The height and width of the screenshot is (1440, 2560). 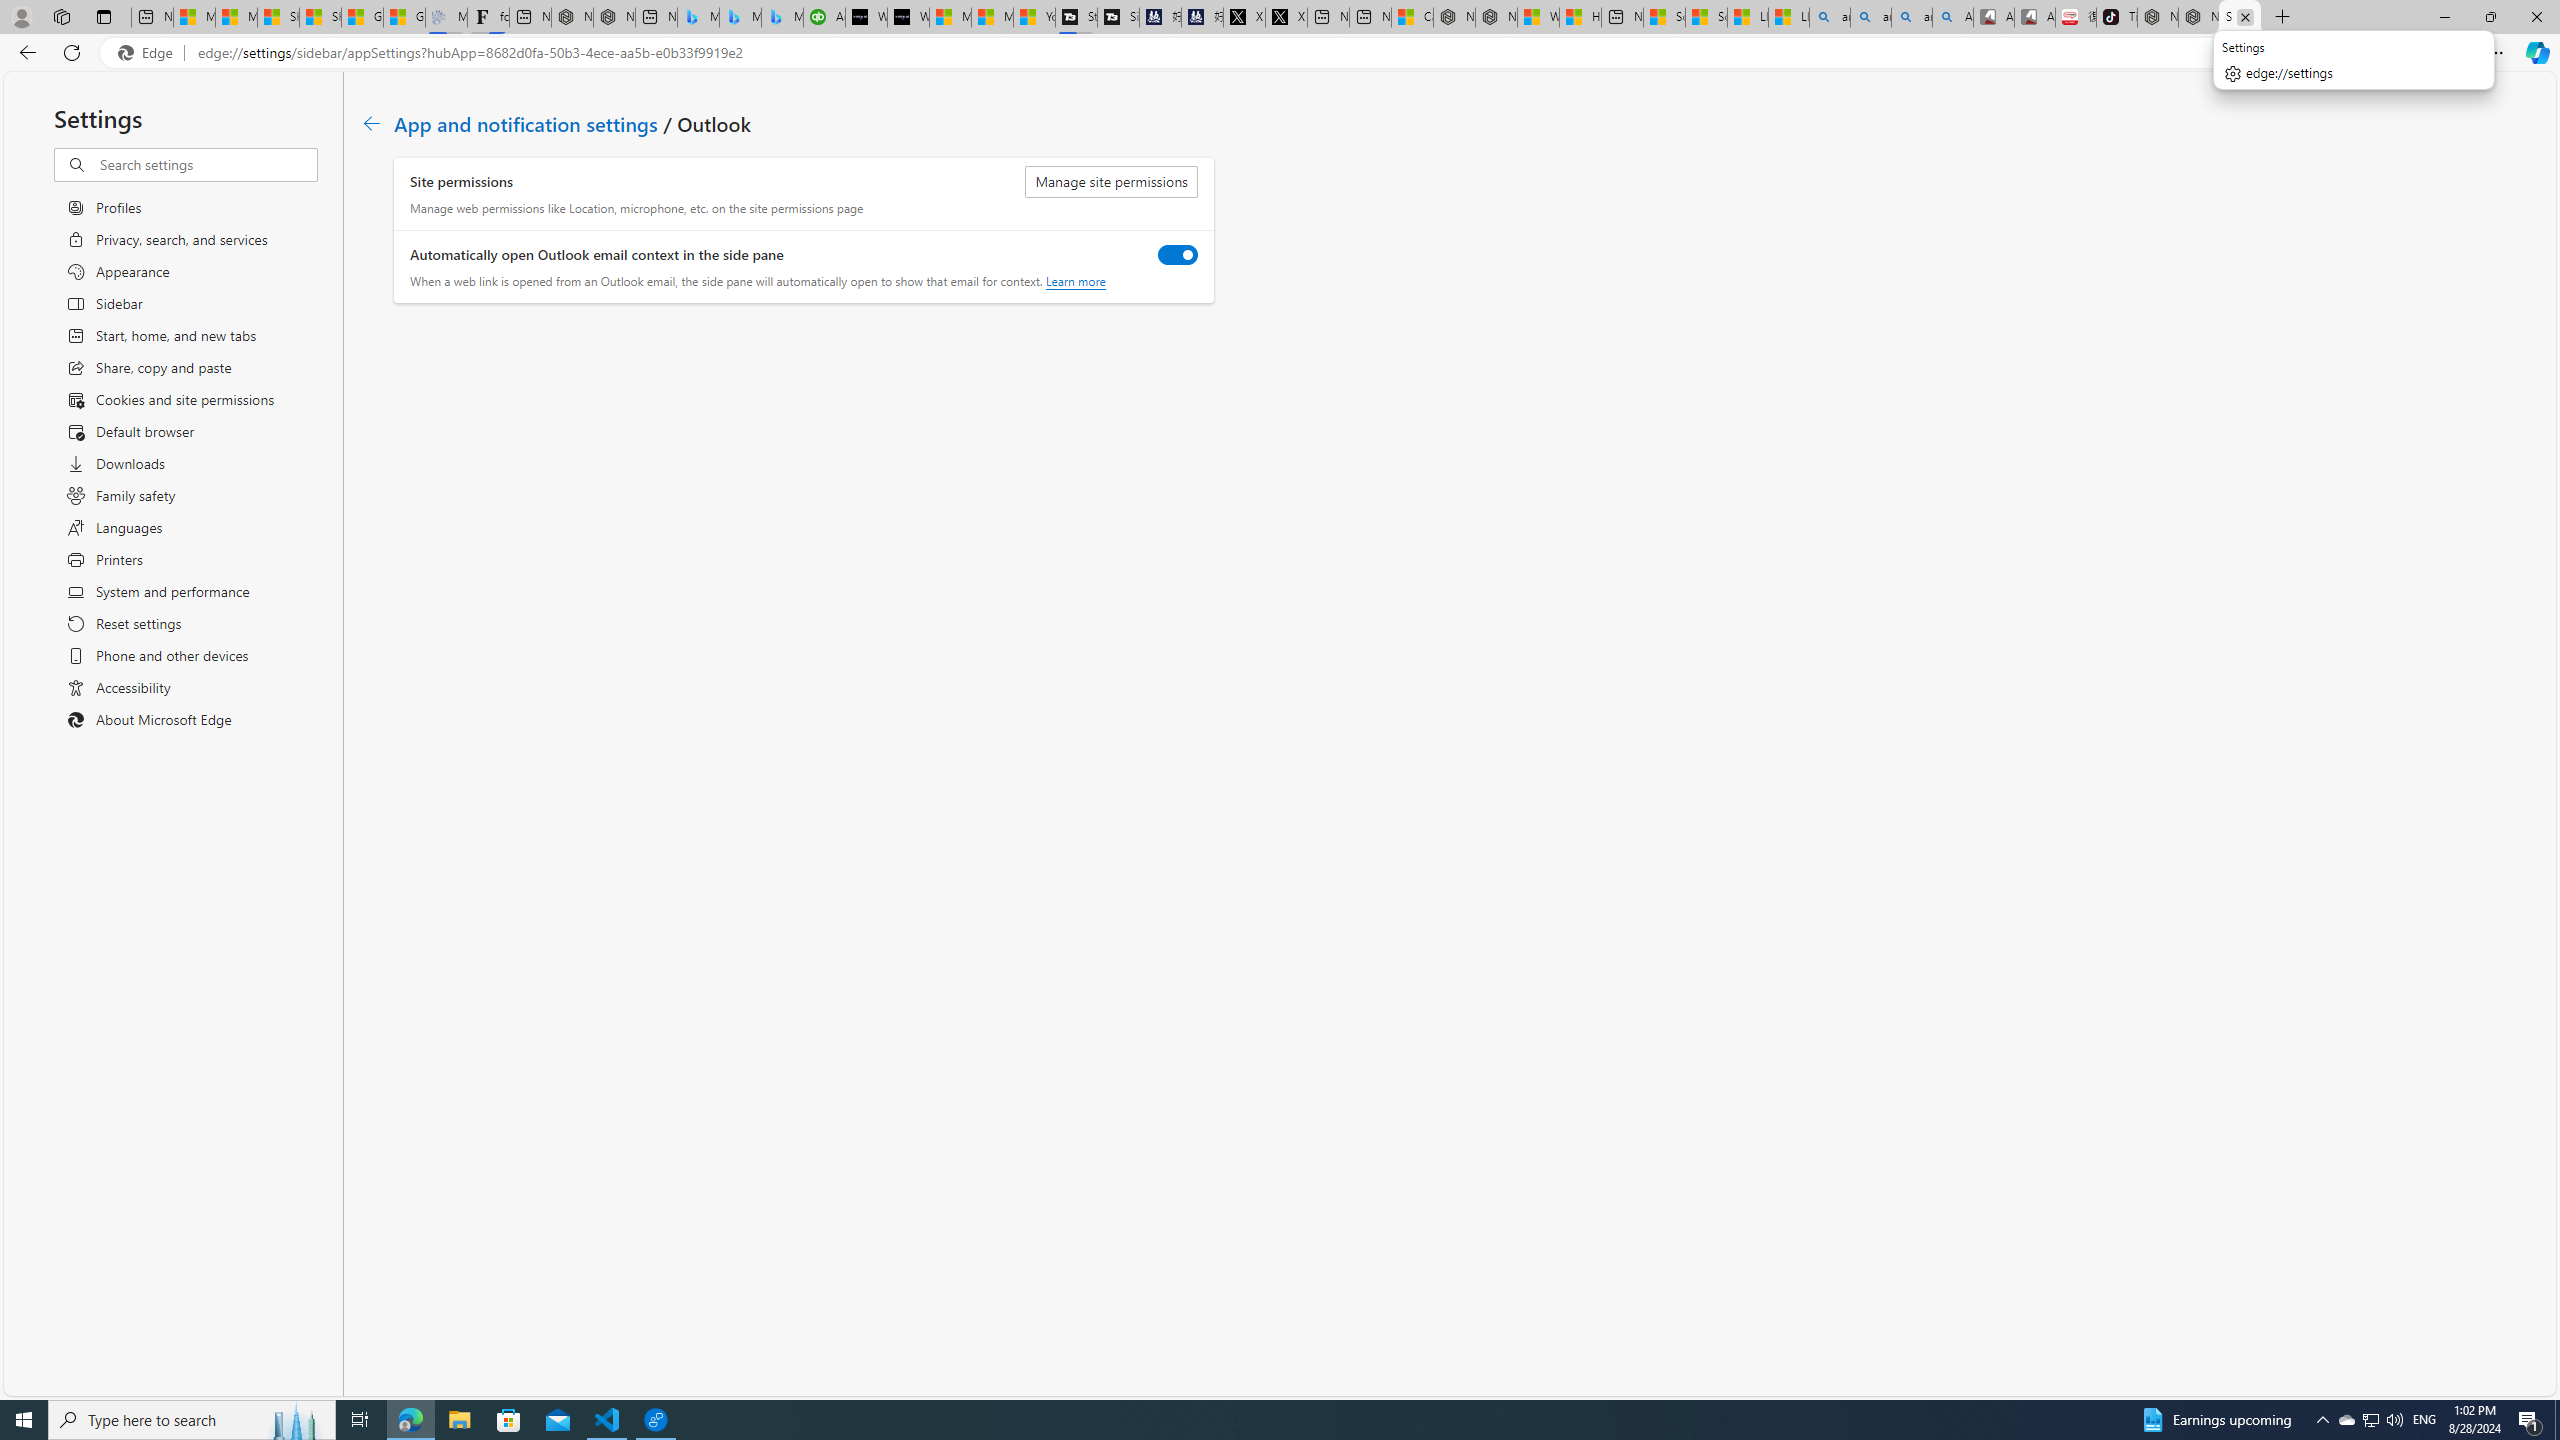 What do you see at coordinates (370, 123) in the screenshot?
I see `'Go back to App and notification settings page.'` at bounding box center [370, 123].